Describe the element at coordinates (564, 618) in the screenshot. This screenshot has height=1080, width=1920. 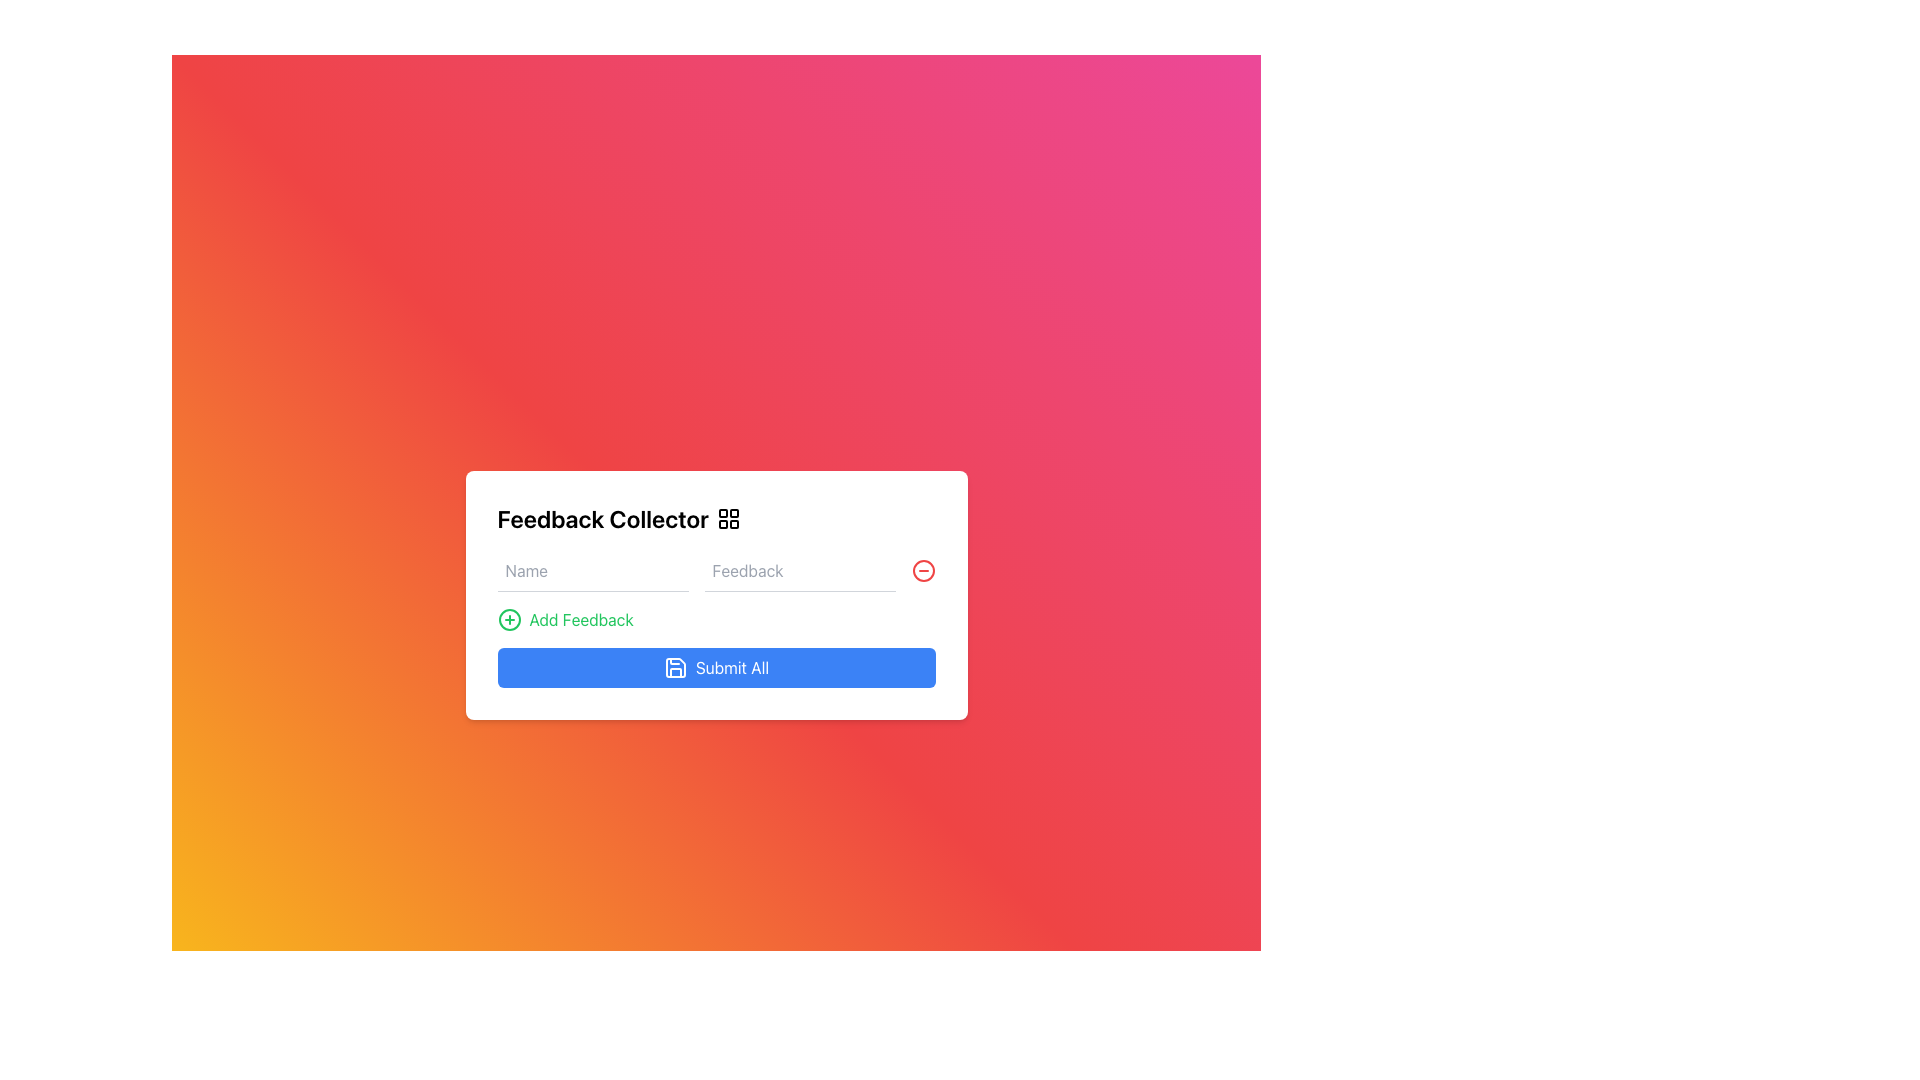
I see `the 'Add Feedback' button, which is styled with green text and a green icon featuring a circle with a plus symbol, located in the 'Feedback Collector' form under the input fields and above the 'Submit All' button` at that location.